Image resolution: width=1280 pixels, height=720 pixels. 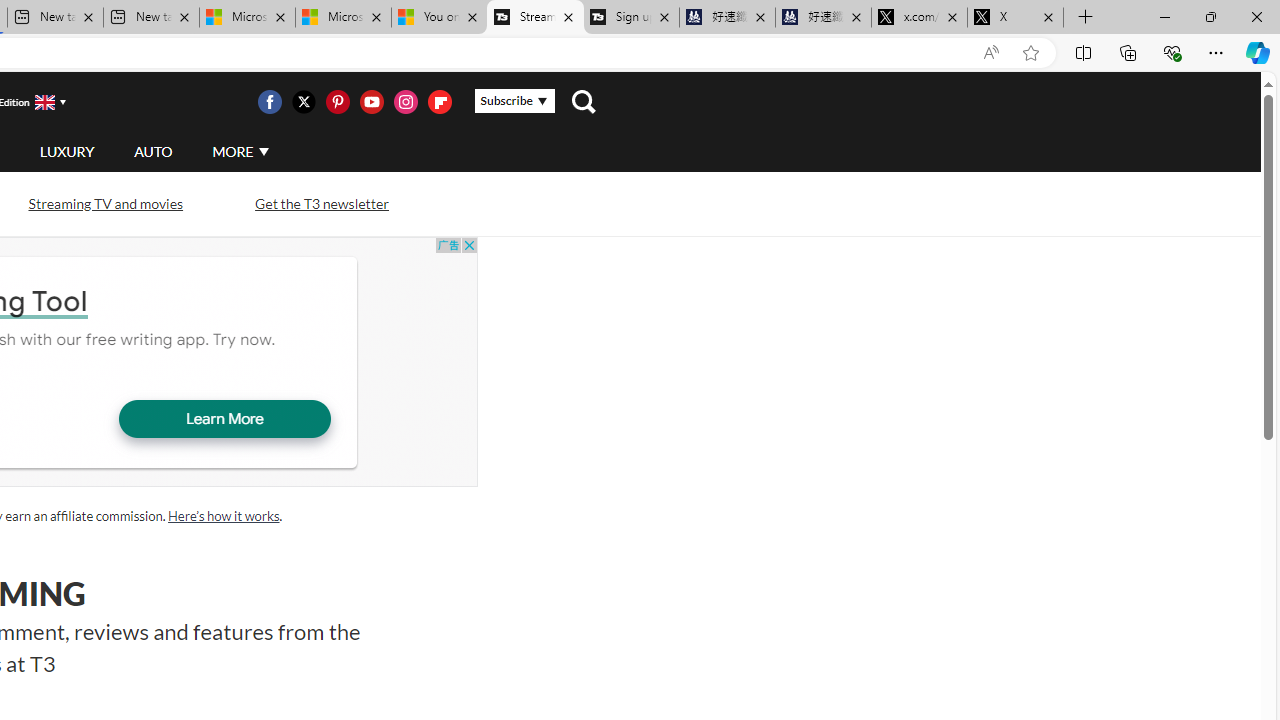 What do you see at coordinates (44, 102) in the screenshot?
I see `'flag of UK'` at bounding box center [44, 102].